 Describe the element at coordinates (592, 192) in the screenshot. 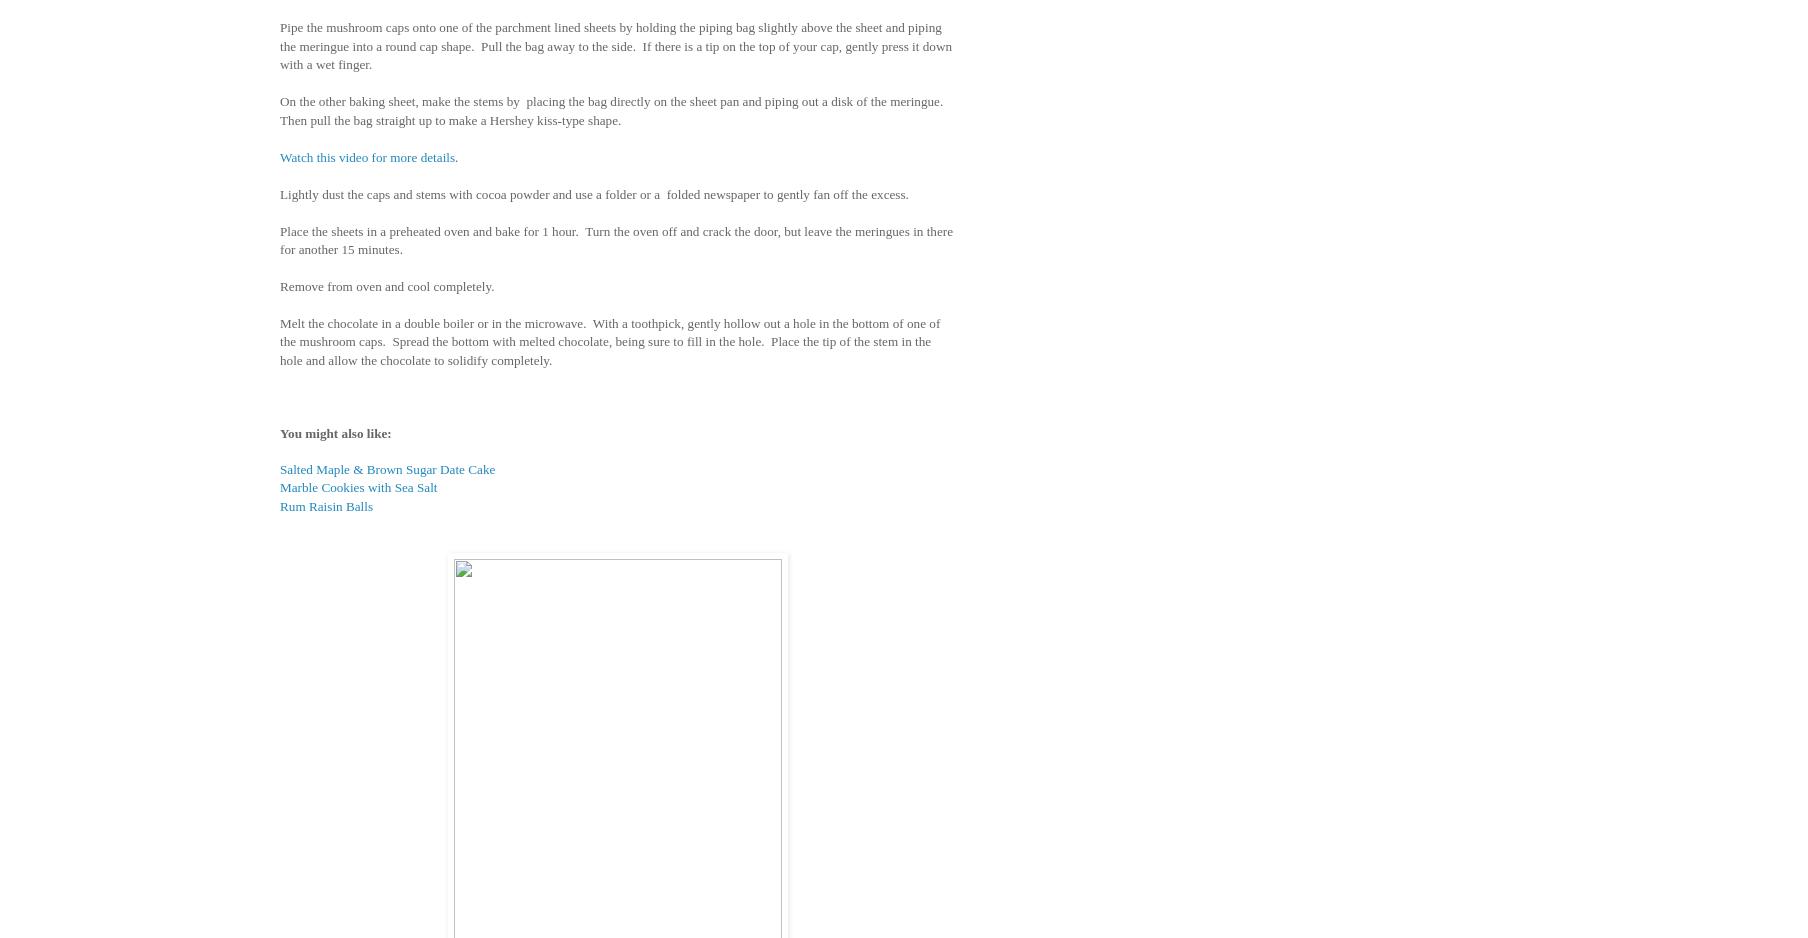

I see `'Lightly dust the caps and stems with cocoa powder and use a folder or a  folded newspaper to gently fan off the excess.'` at that location.